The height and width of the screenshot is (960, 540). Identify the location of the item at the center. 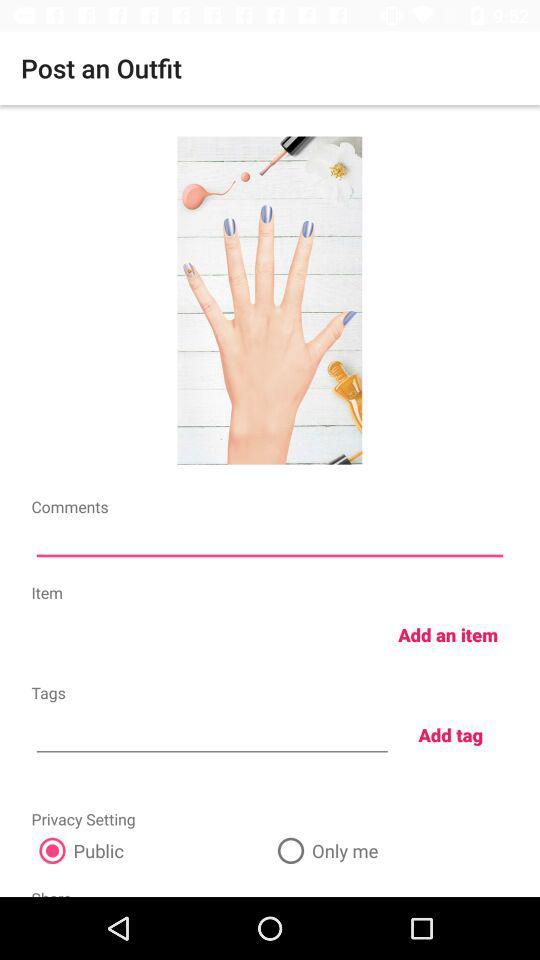
(270, 541).